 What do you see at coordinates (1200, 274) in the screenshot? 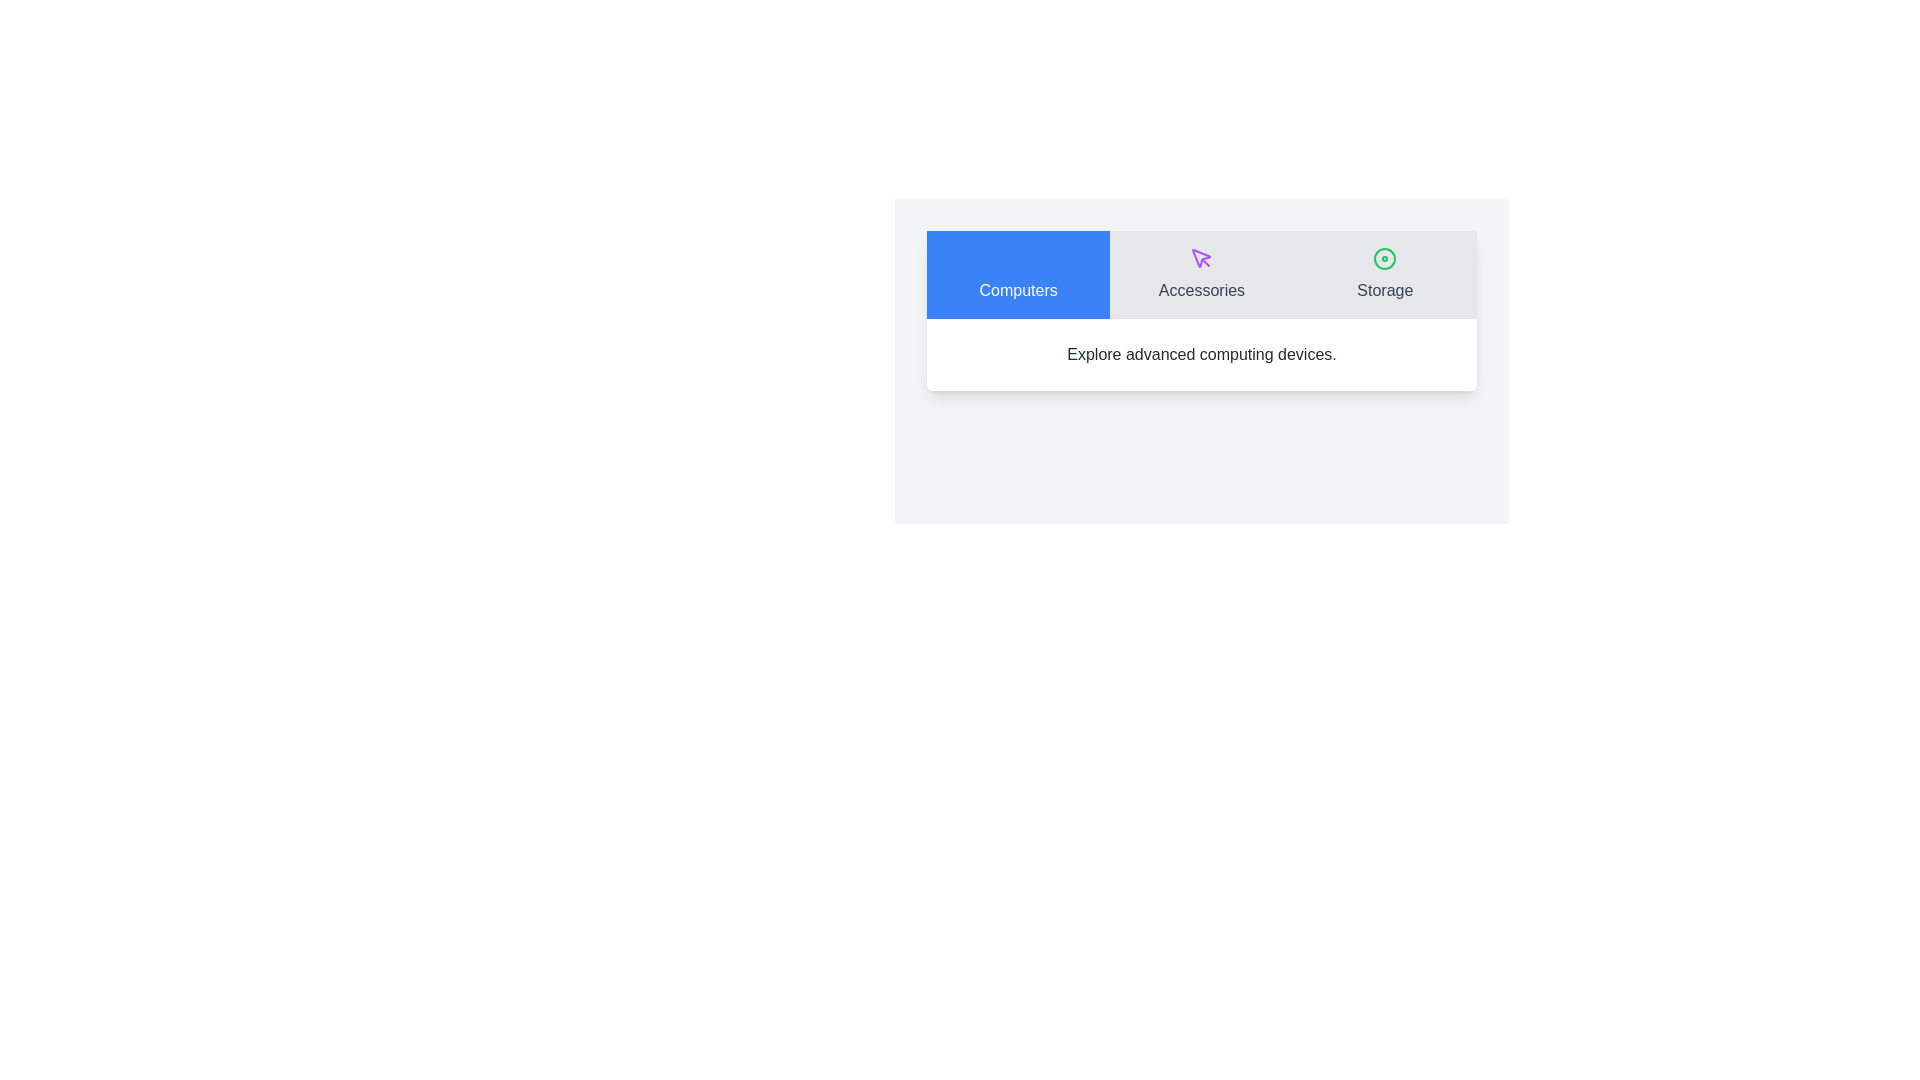
I see `the tab labeled Accessories` at bounding box center [1200, 274].